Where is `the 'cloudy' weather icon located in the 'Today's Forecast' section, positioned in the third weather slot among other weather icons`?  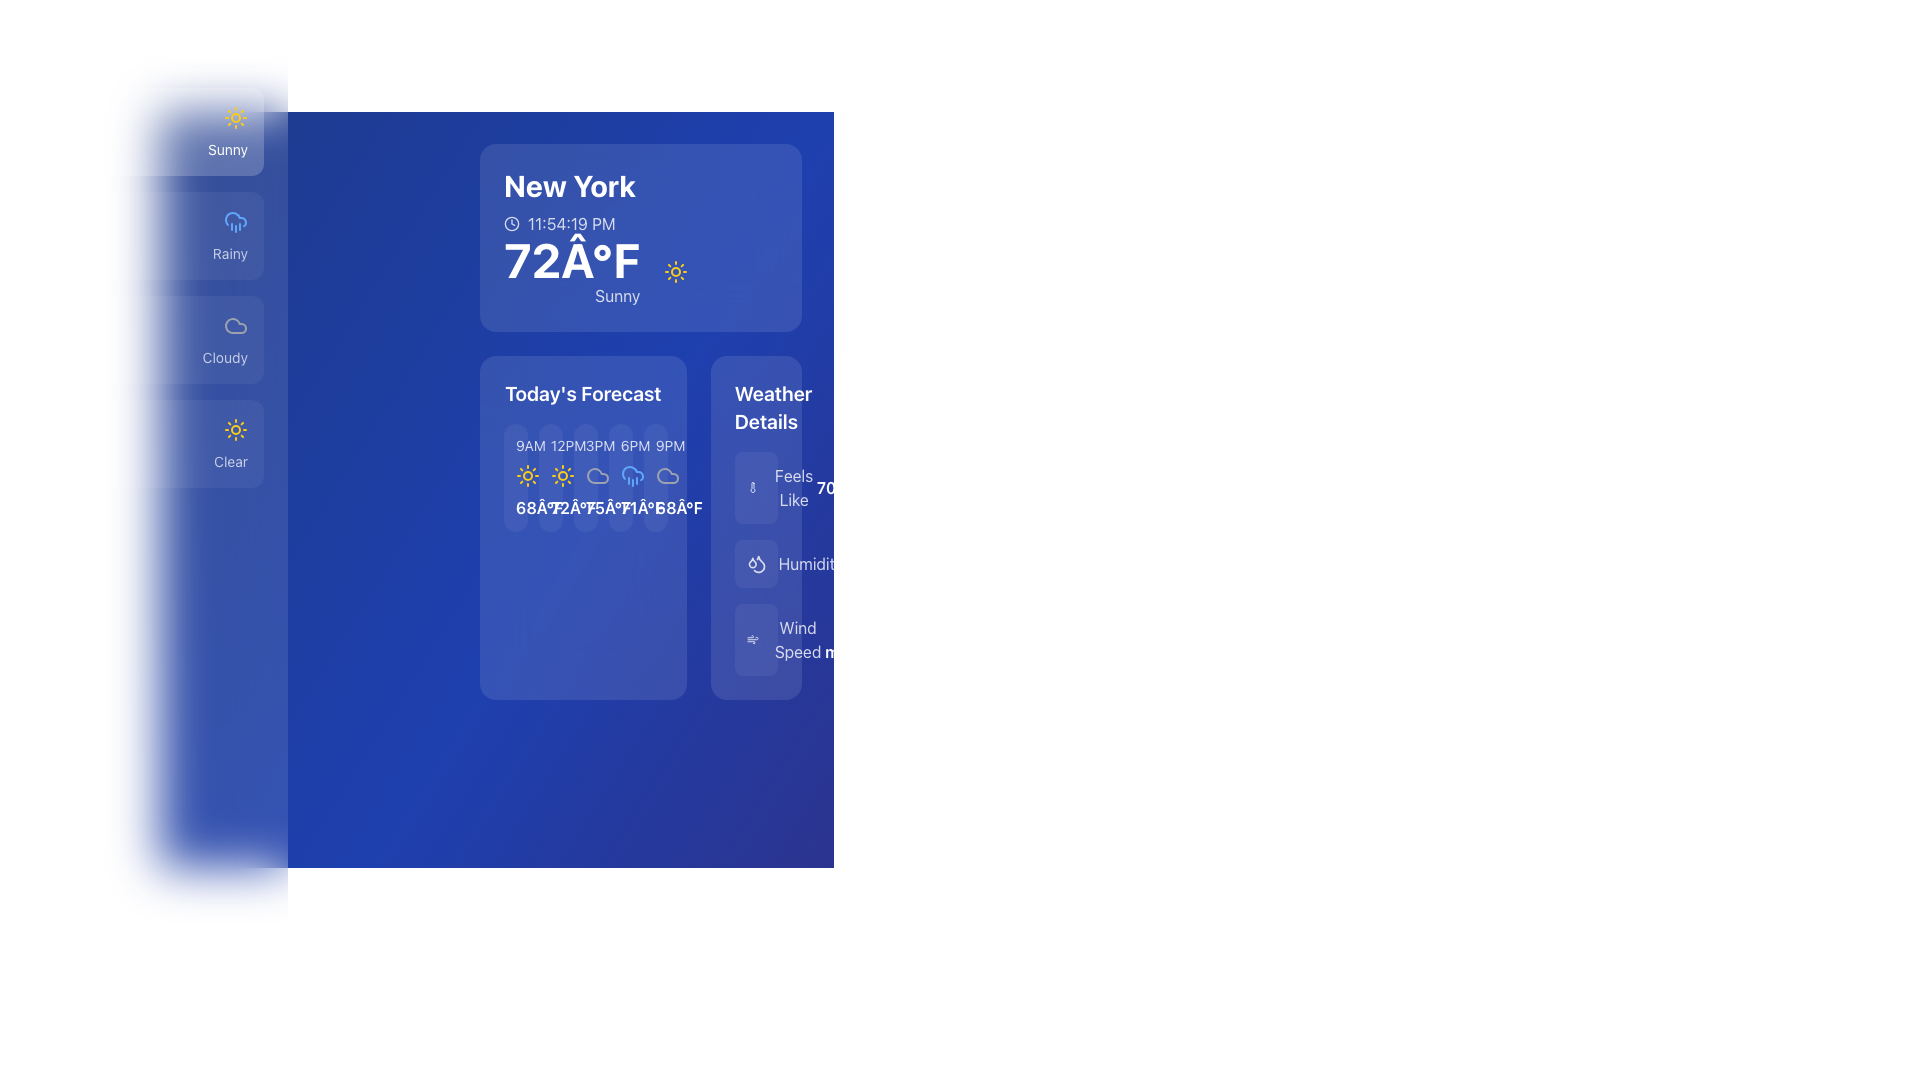
the 'cloudy' weather icon located in the 'Today's Forecast' section, positioned in the third weather slot among other weather icons is located at coordinates (667, 475).